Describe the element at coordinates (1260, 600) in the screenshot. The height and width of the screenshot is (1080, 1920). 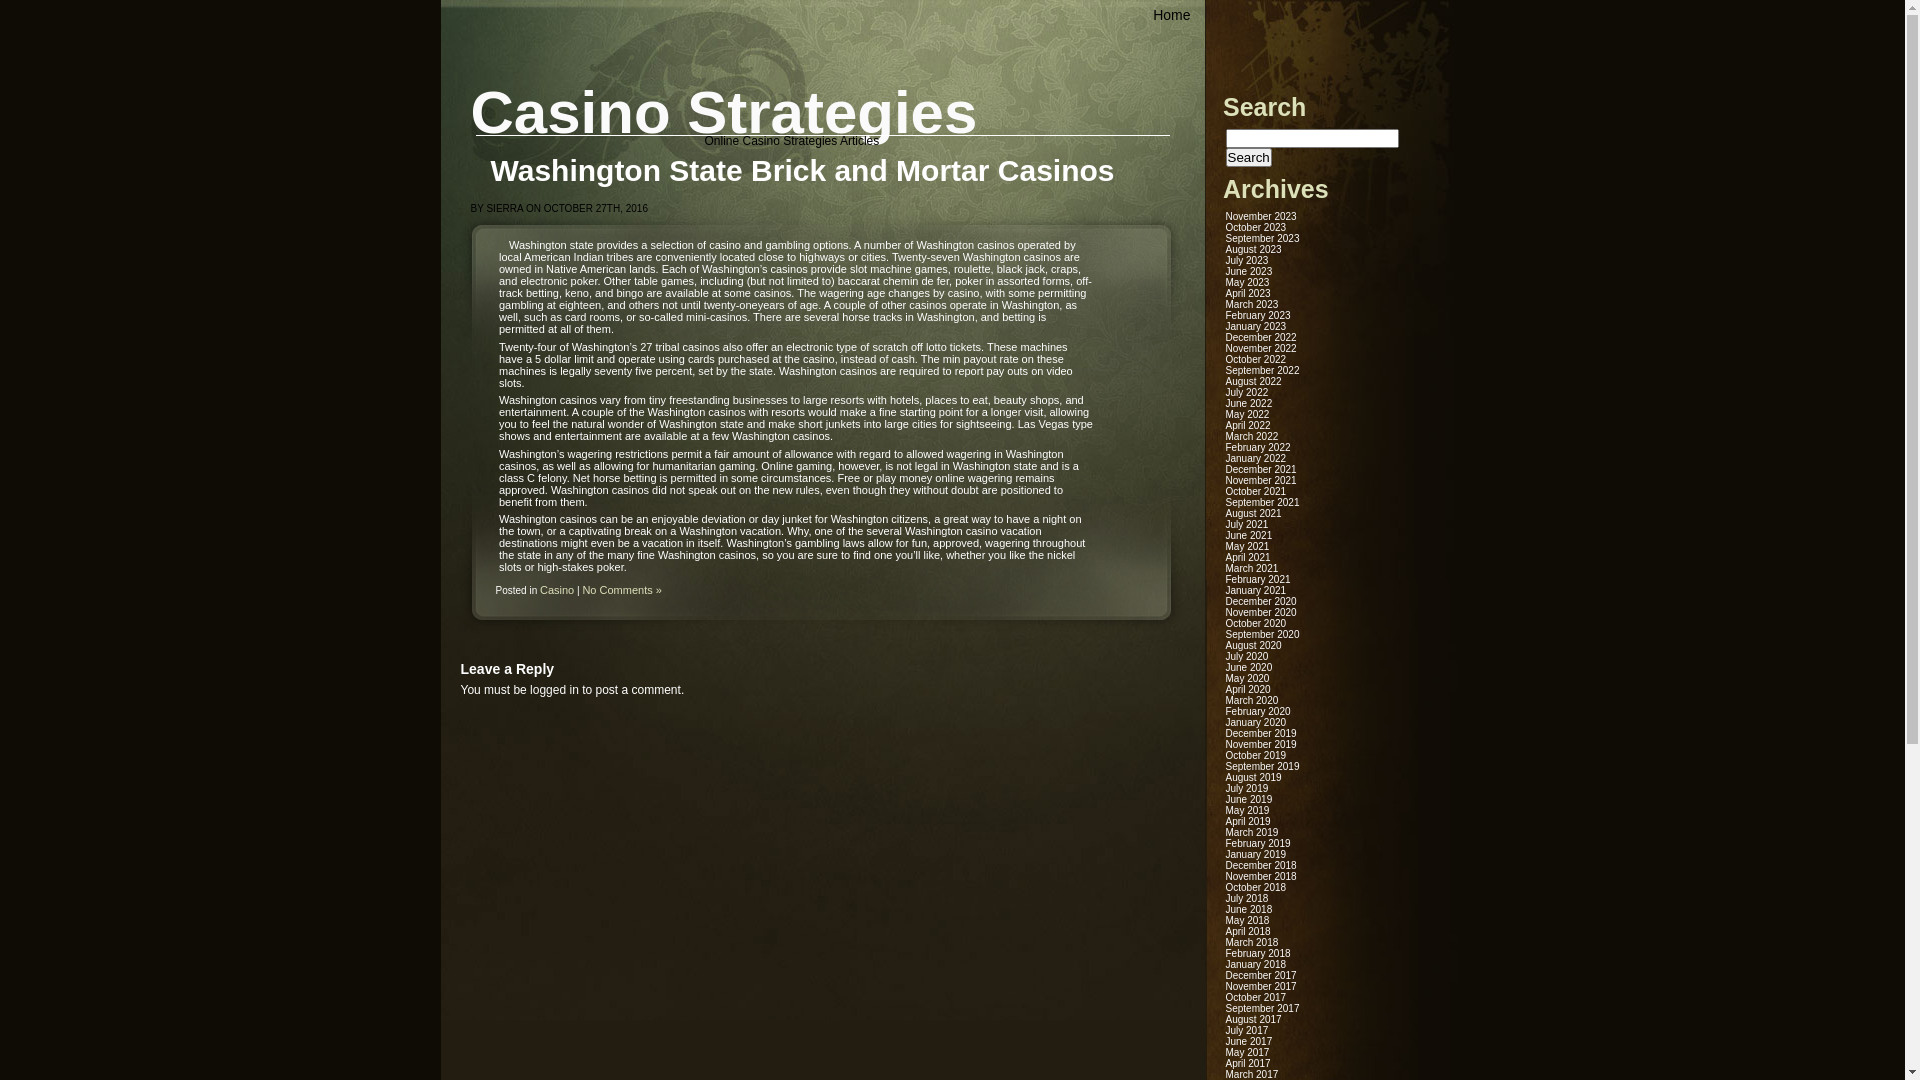
I see `'December 2020'` at that location.